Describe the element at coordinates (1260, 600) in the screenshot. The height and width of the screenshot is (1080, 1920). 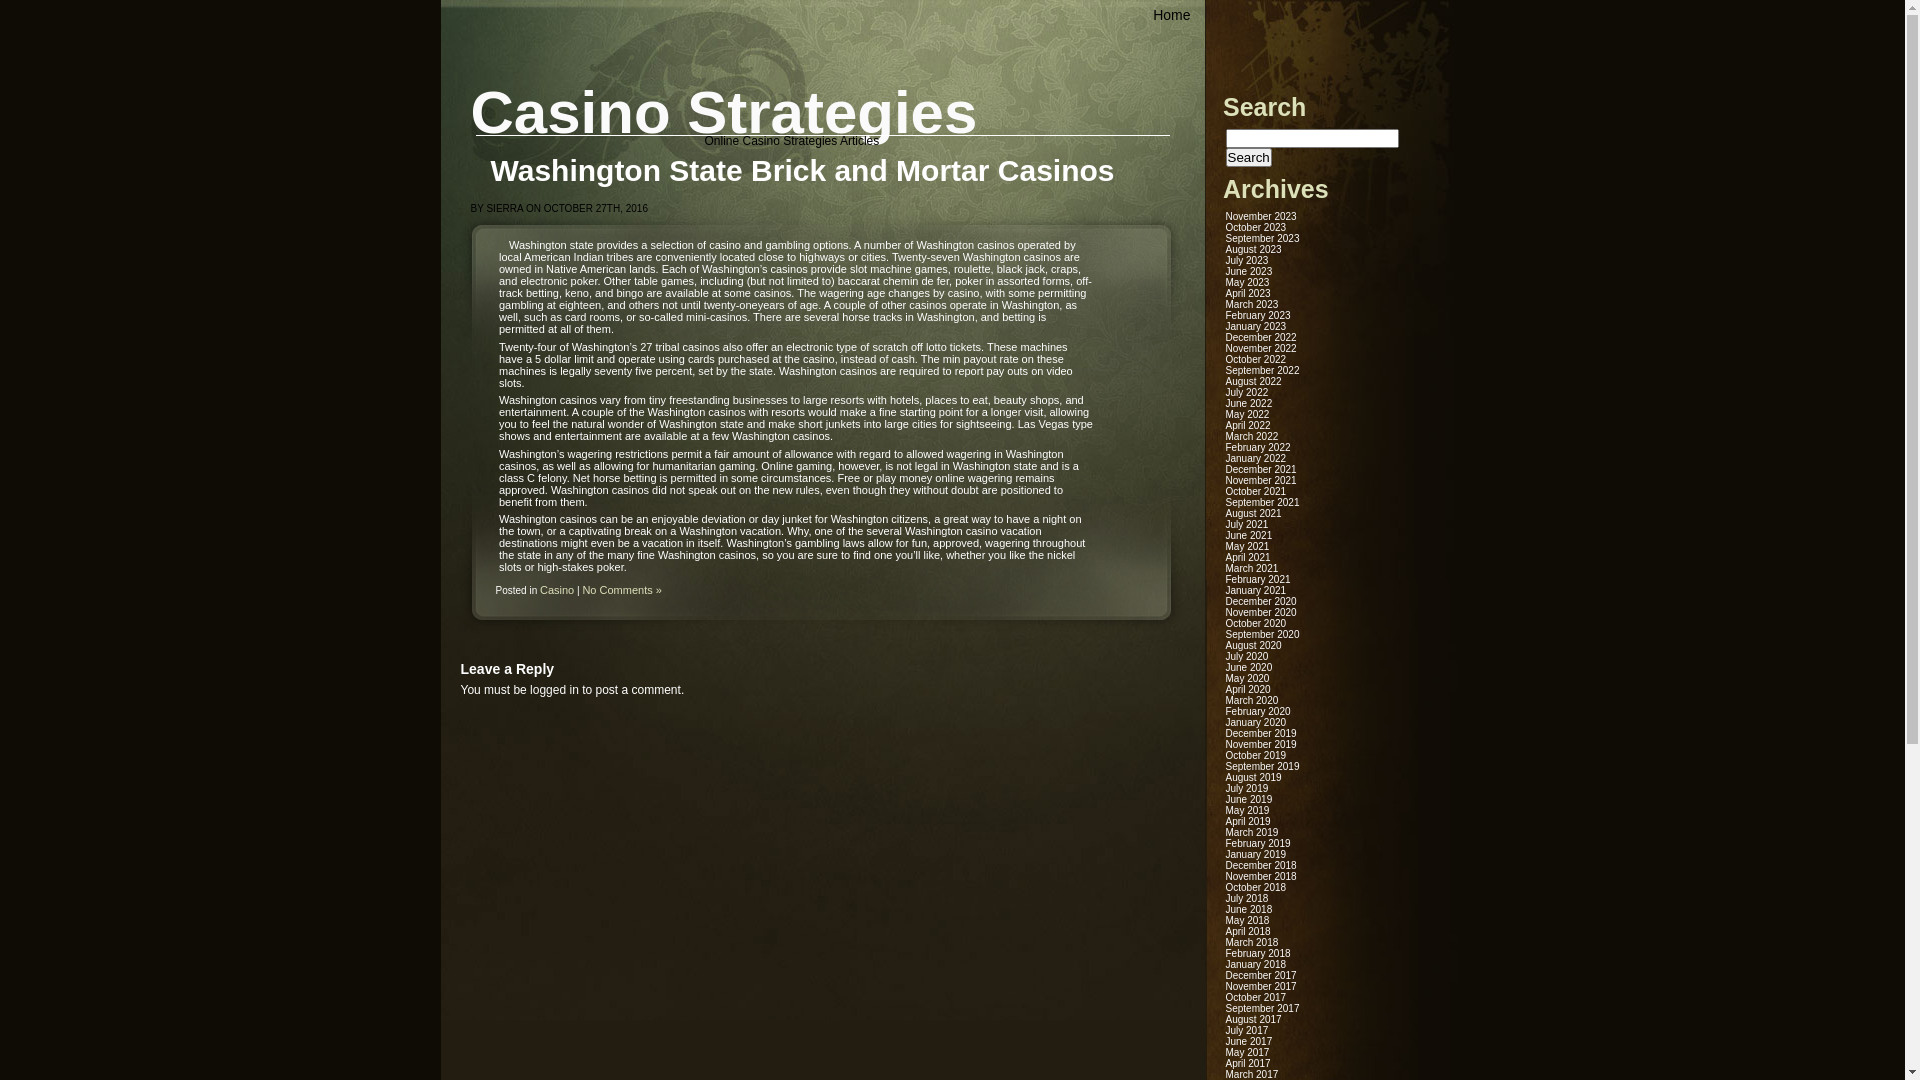
I see `'December 2020'` at that location.